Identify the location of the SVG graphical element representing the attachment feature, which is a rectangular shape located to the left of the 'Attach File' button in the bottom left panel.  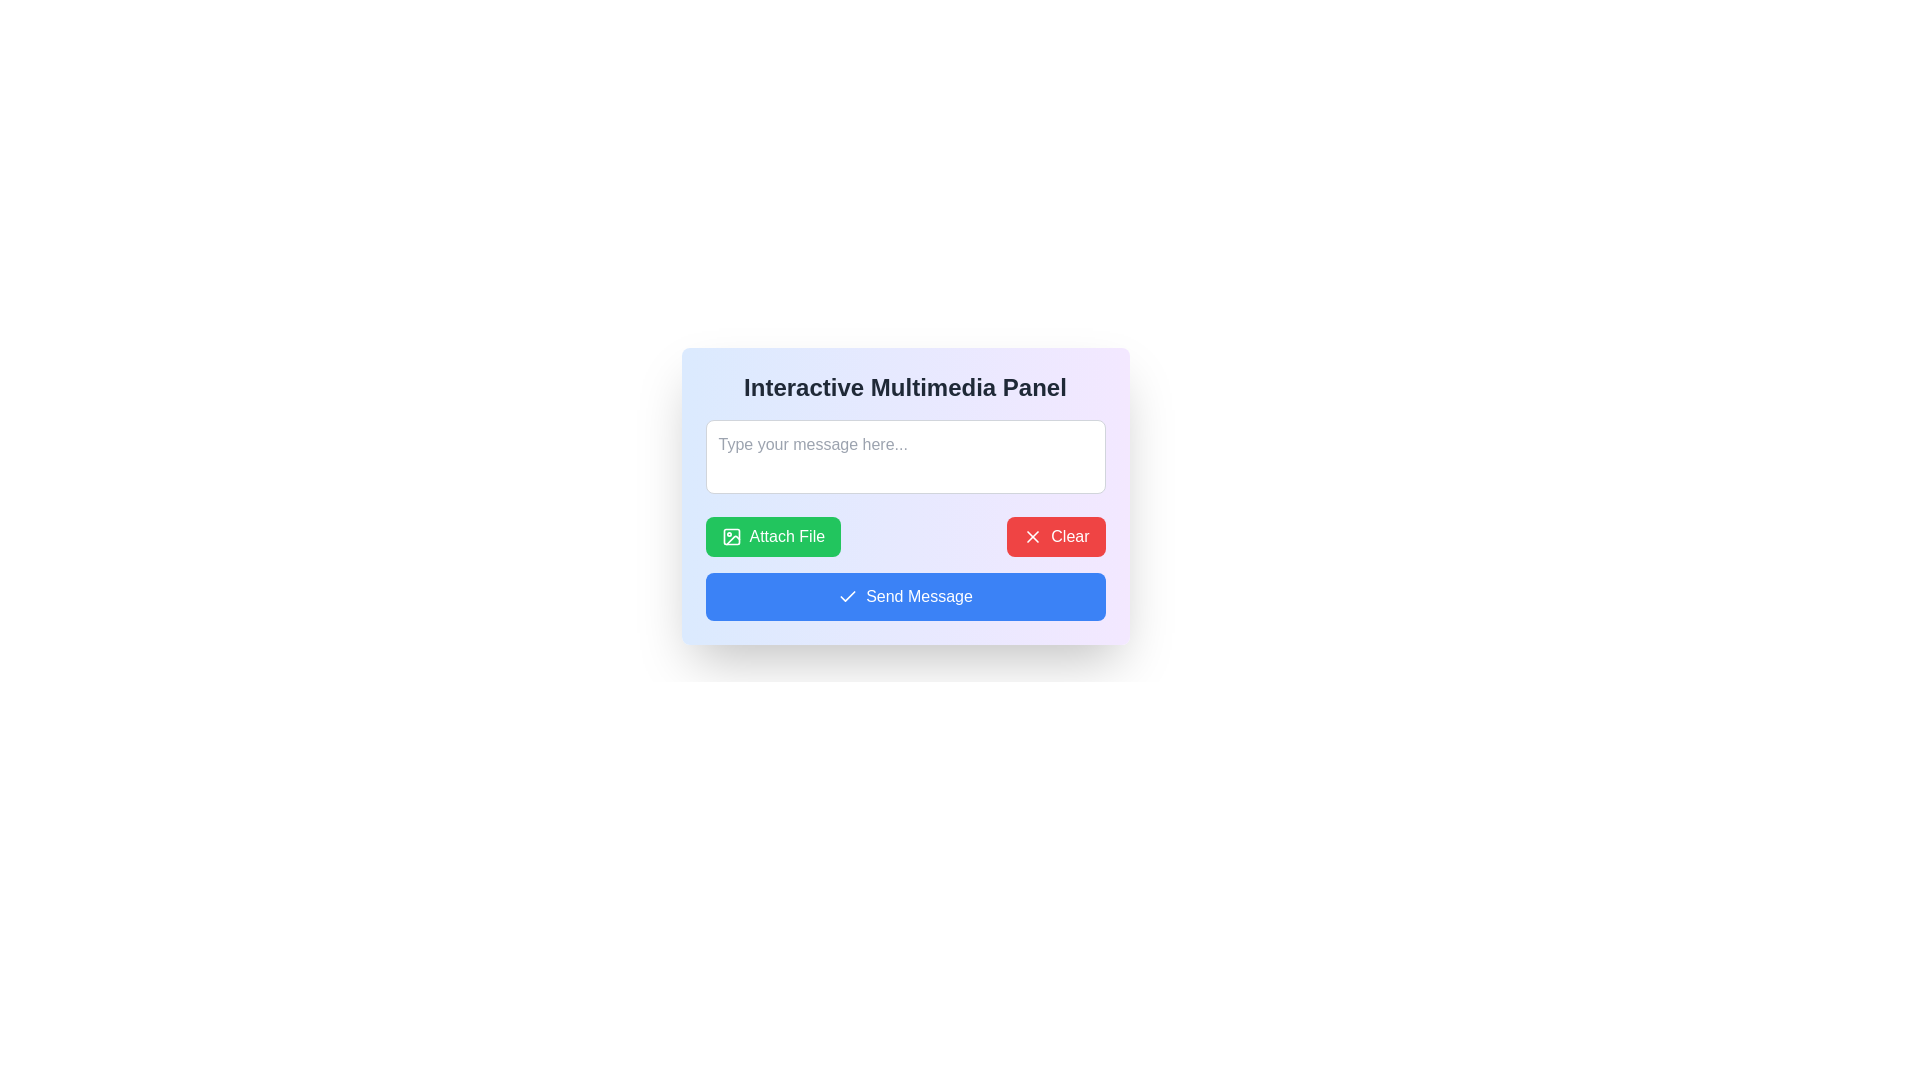
(730, 535).